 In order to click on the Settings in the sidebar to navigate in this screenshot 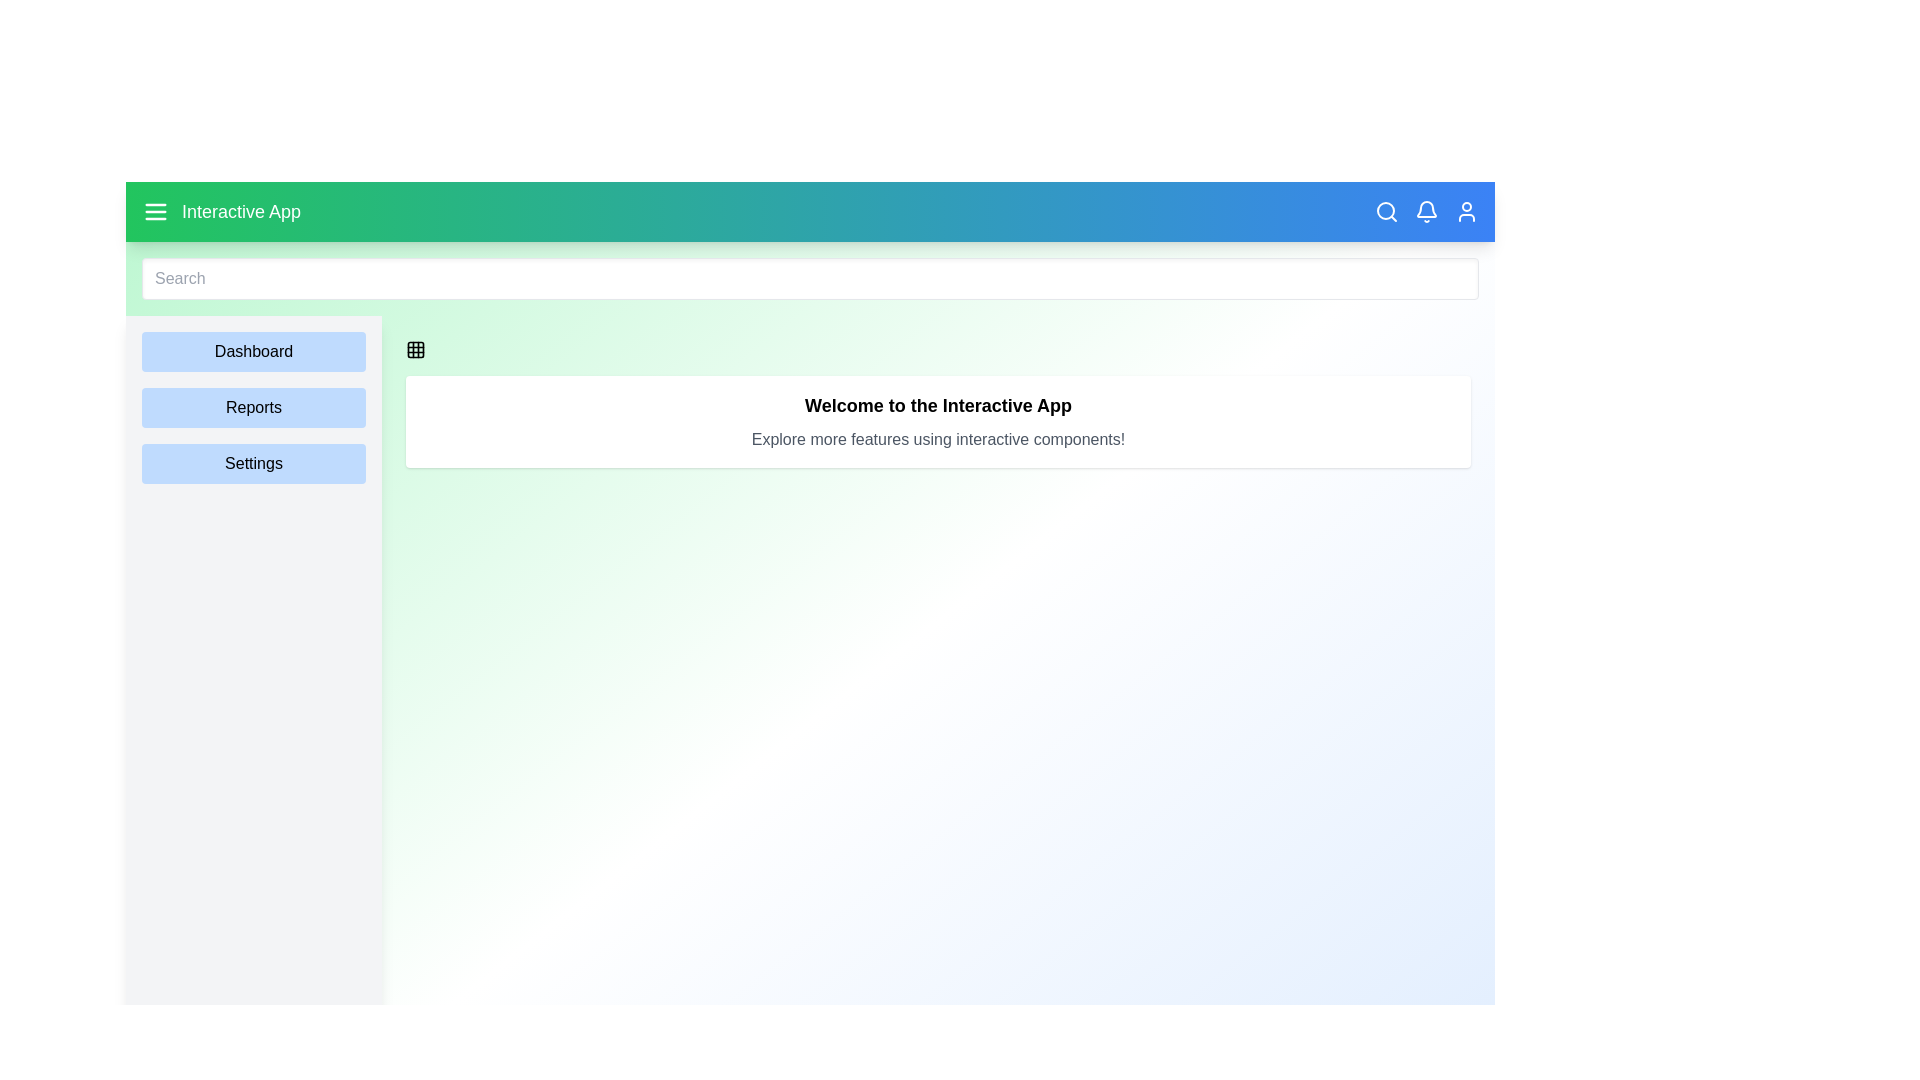, I will do `click(253, 463)`.